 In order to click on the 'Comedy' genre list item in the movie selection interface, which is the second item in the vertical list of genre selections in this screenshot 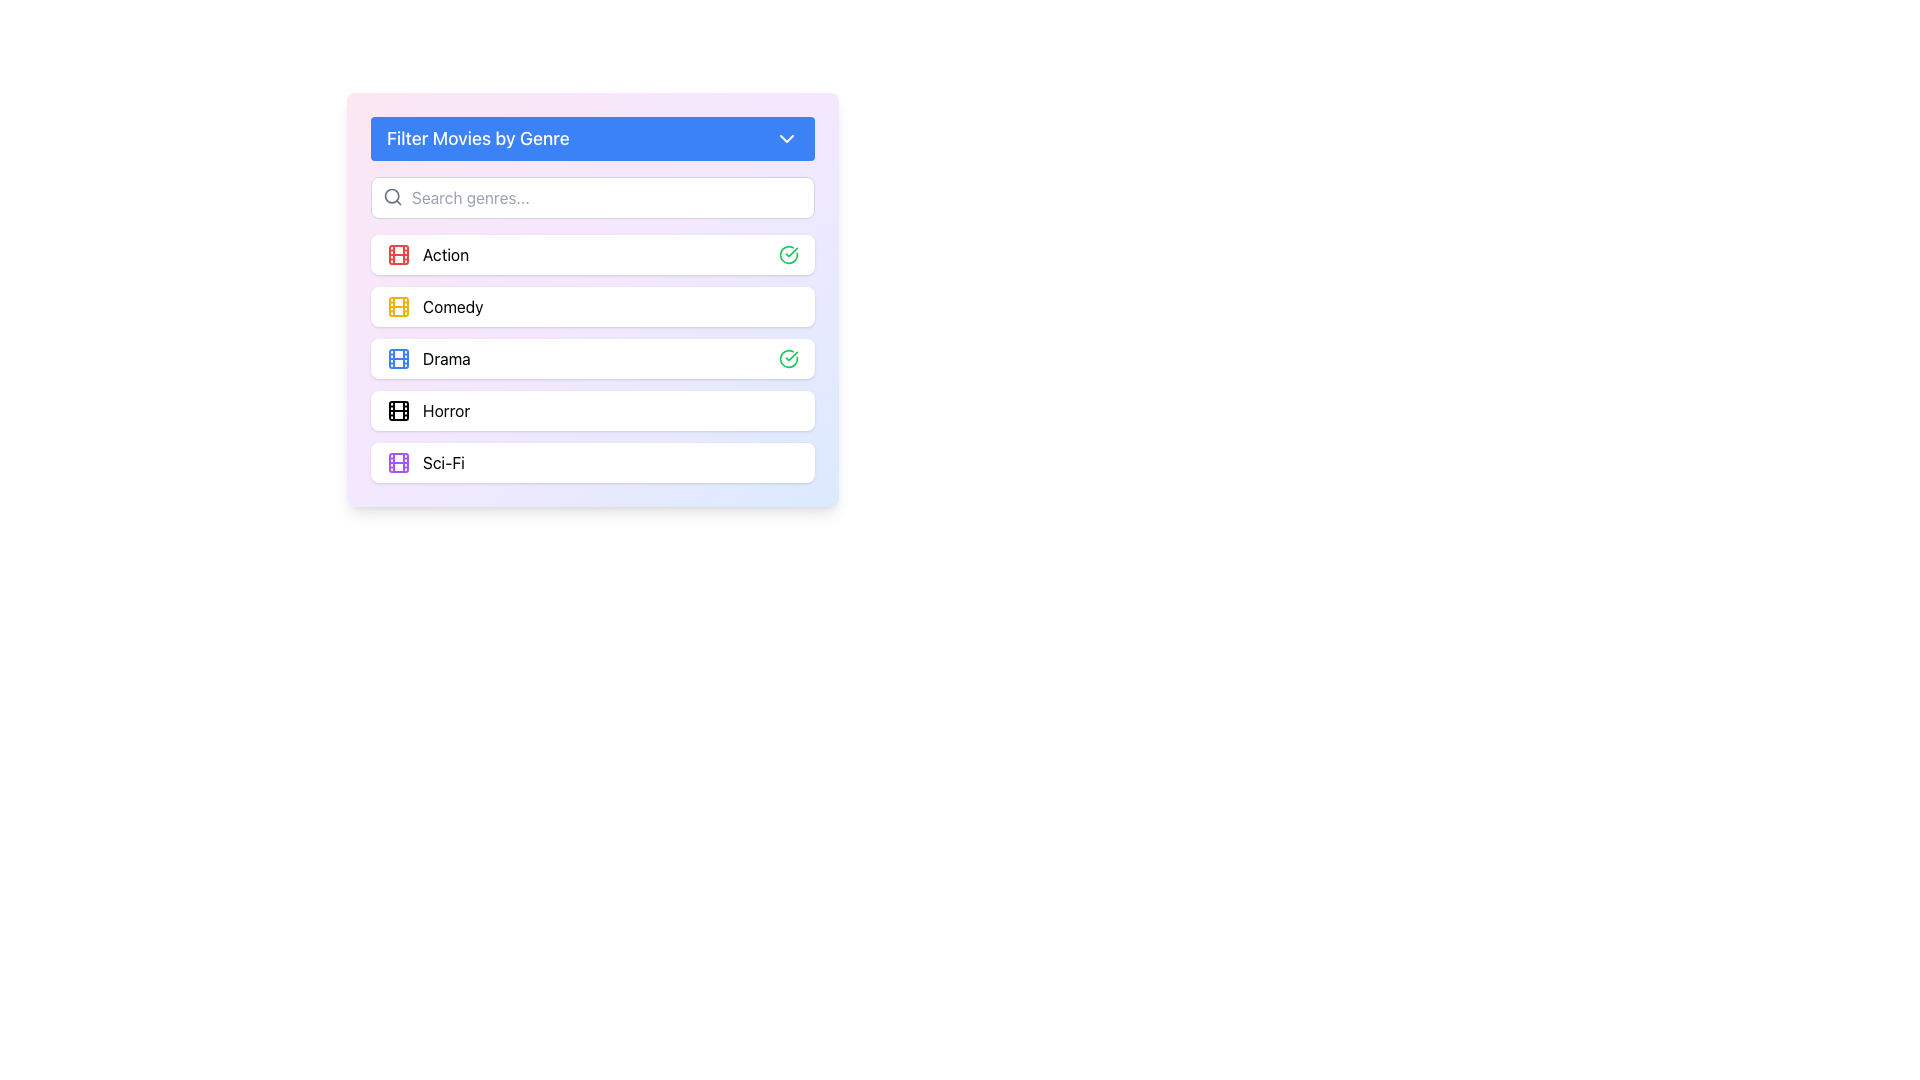, I will do `click(434, 307)`.